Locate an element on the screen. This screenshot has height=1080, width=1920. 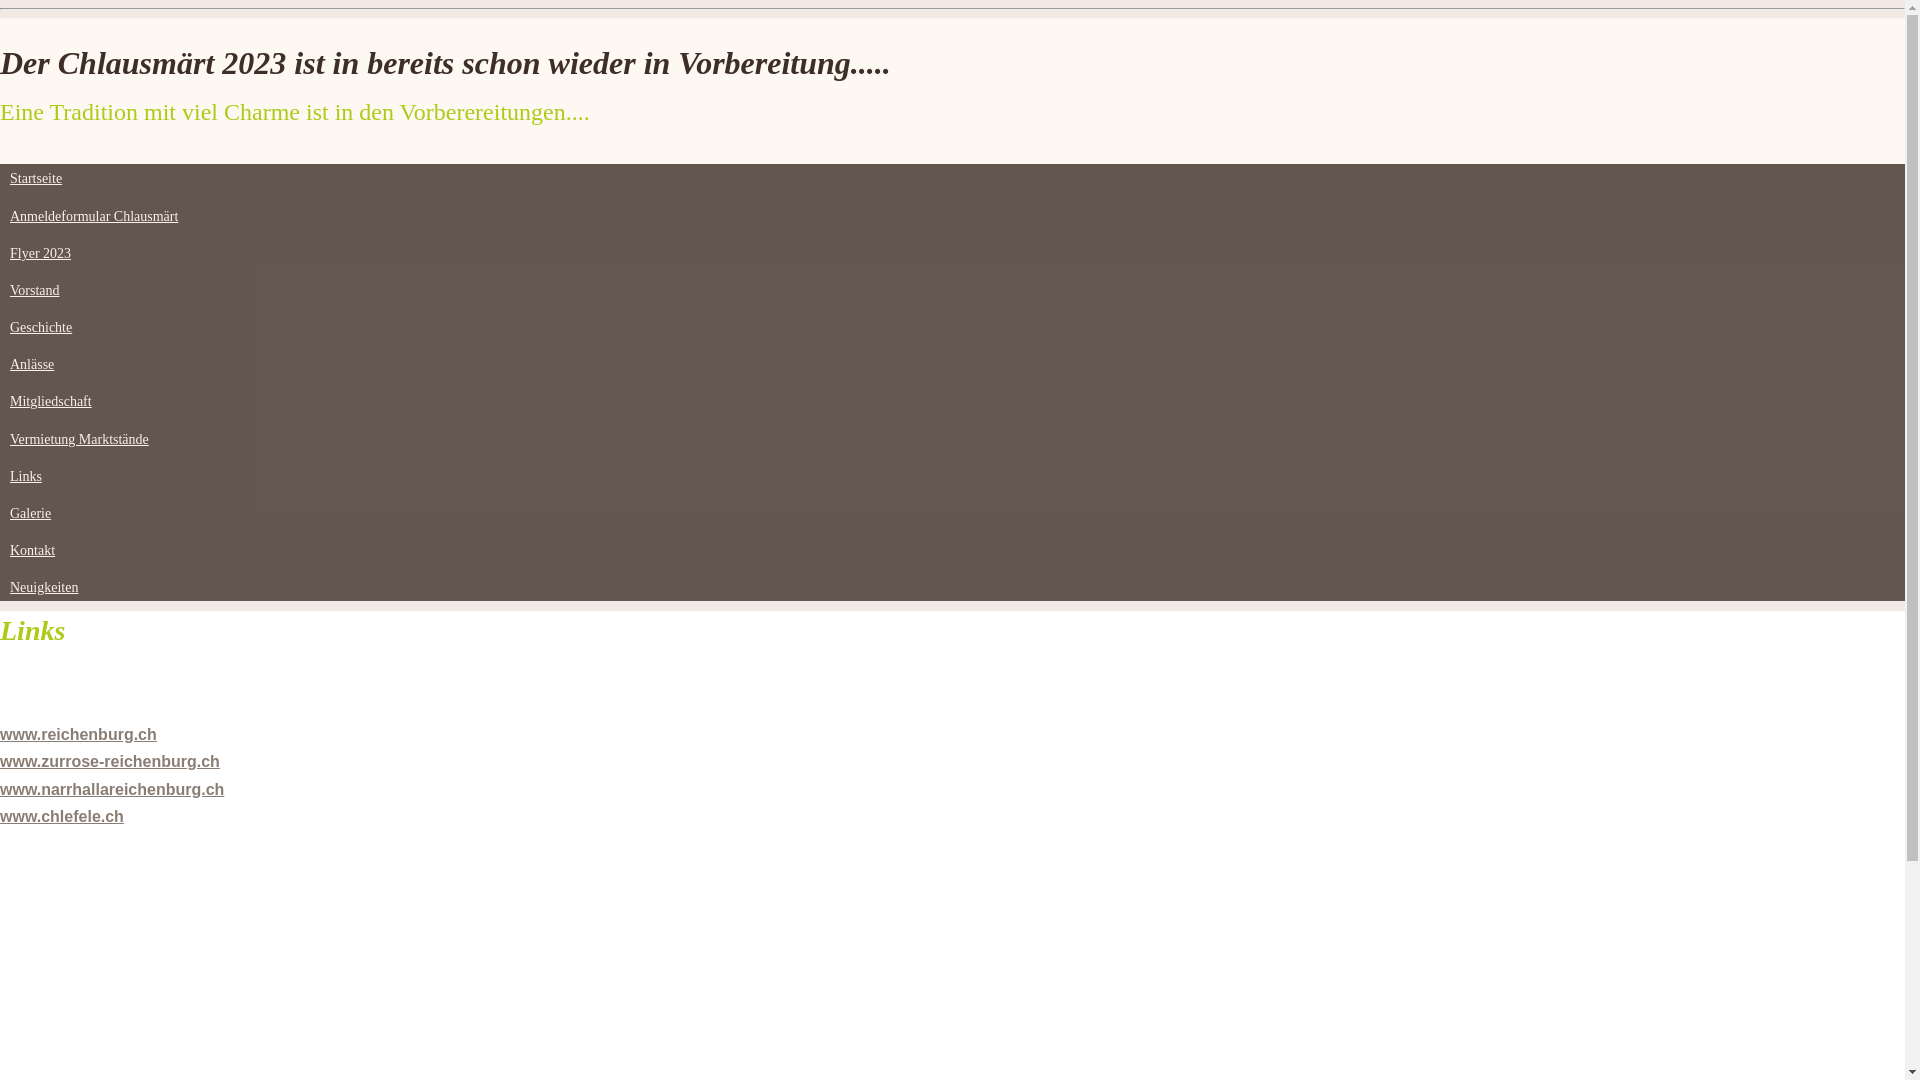
'www.chlefele.ch' is located at coordinates (62, 816).